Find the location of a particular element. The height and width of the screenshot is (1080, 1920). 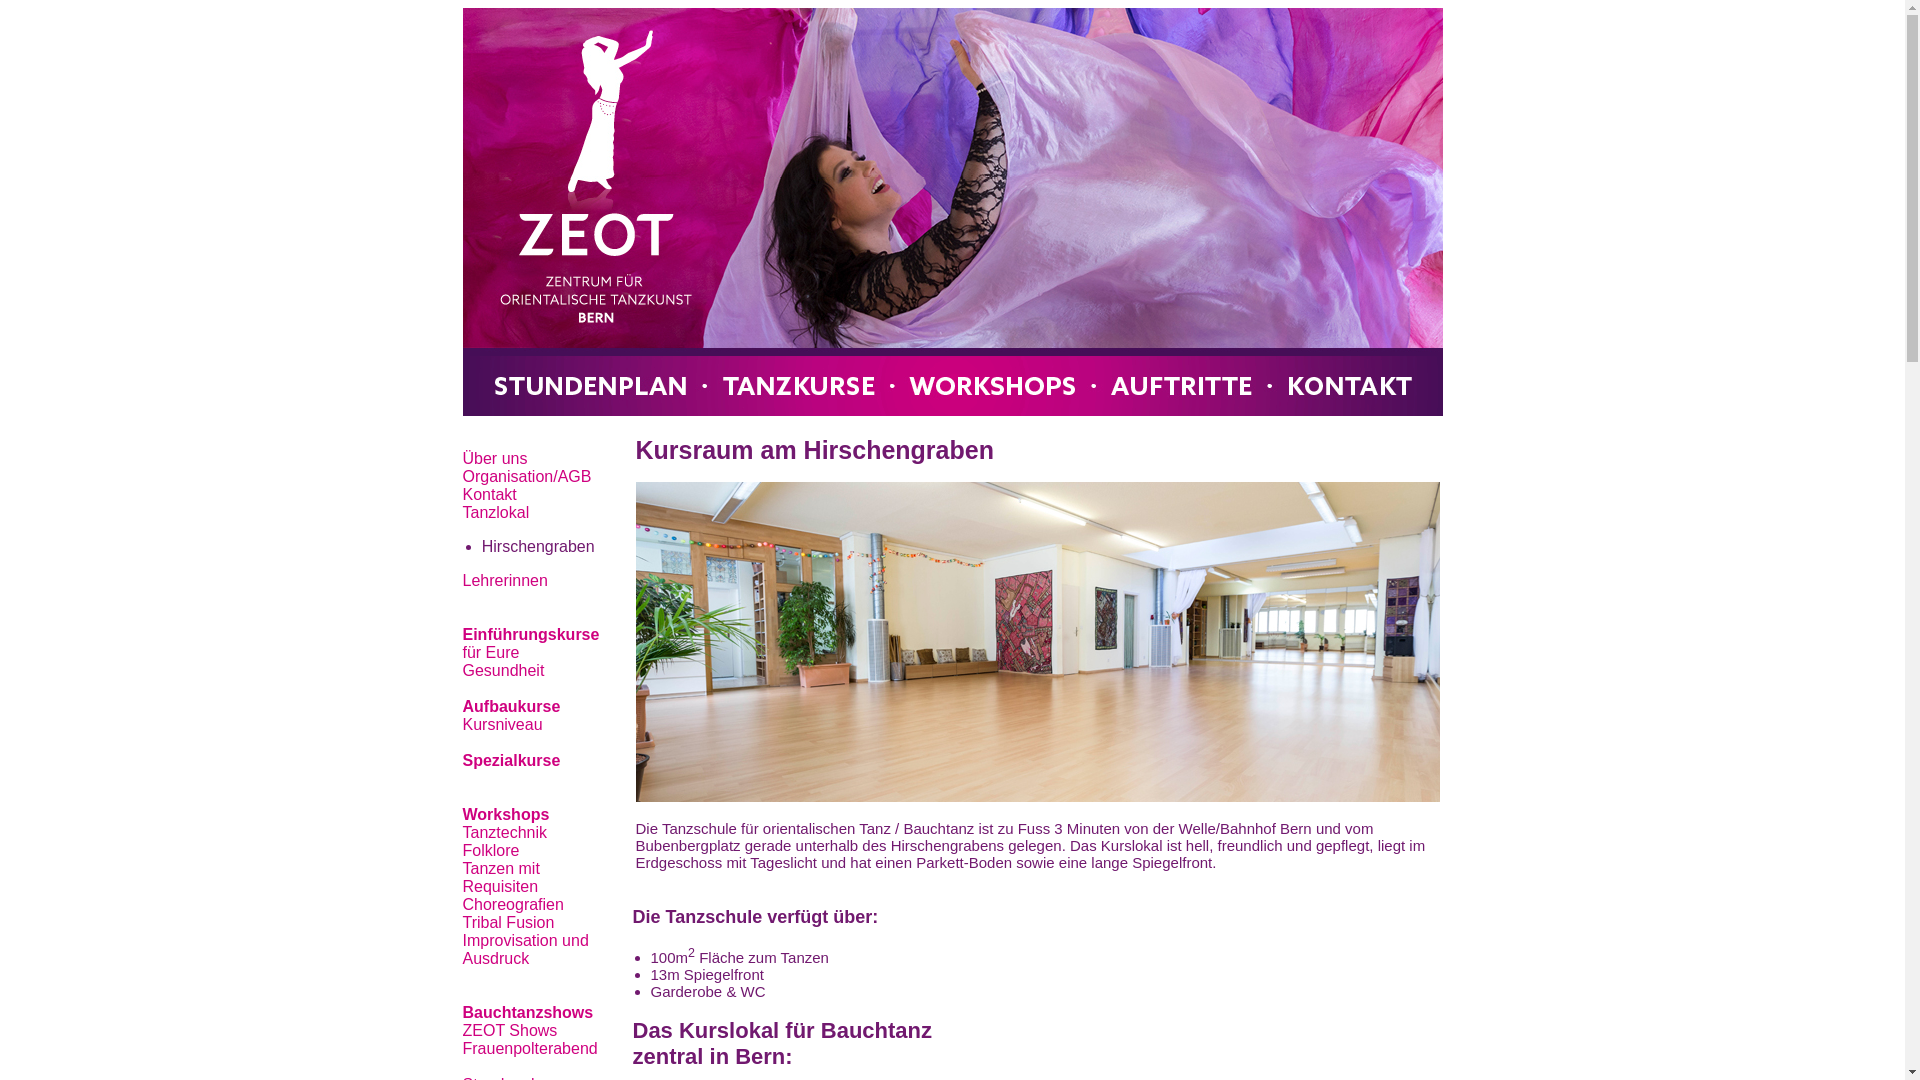

'Improvisation und Ausdruck' is located at coordinates (524, 948).